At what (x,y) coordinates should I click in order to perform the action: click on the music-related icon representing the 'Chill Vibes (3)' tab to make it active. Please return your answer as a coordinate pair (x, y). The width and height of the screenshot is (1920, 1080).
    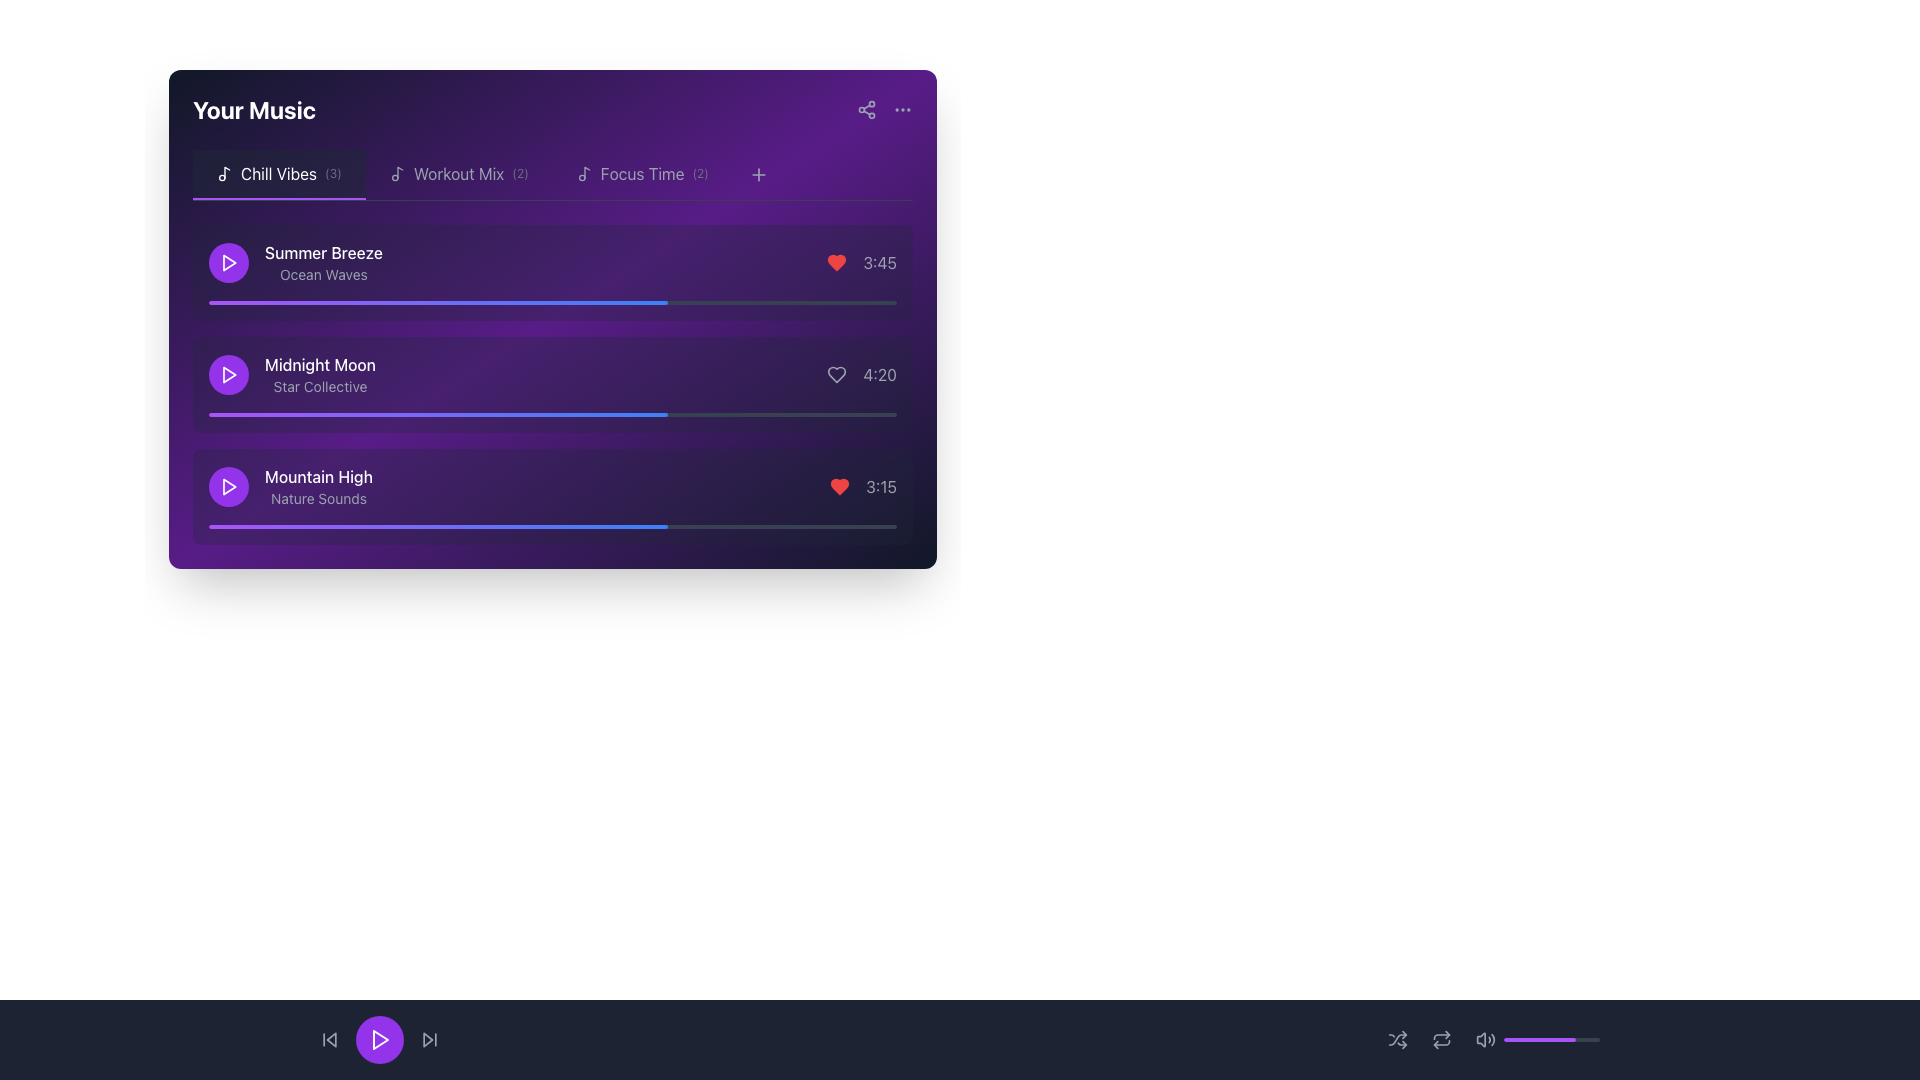
    Looking at the image, I should click on (225, 172).